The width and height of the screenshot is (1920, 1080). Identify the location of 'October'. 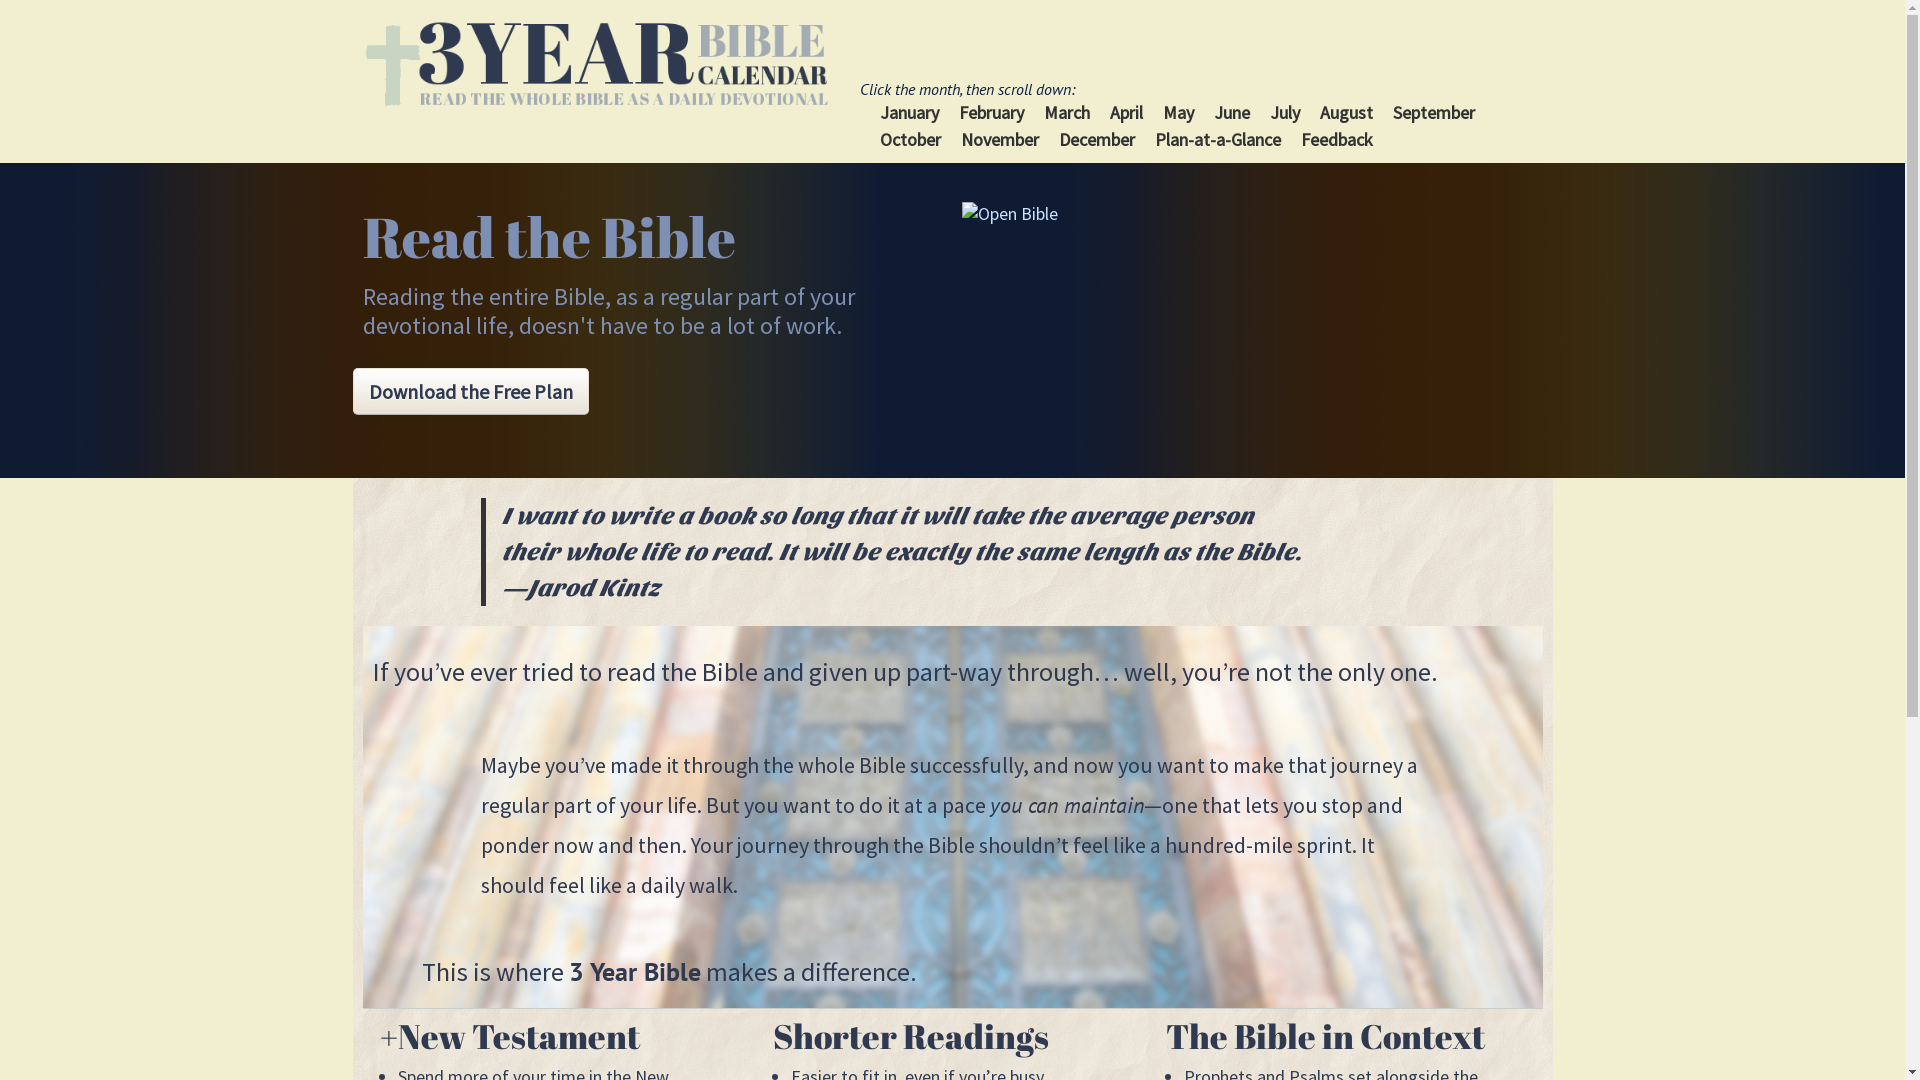
(909, 138).